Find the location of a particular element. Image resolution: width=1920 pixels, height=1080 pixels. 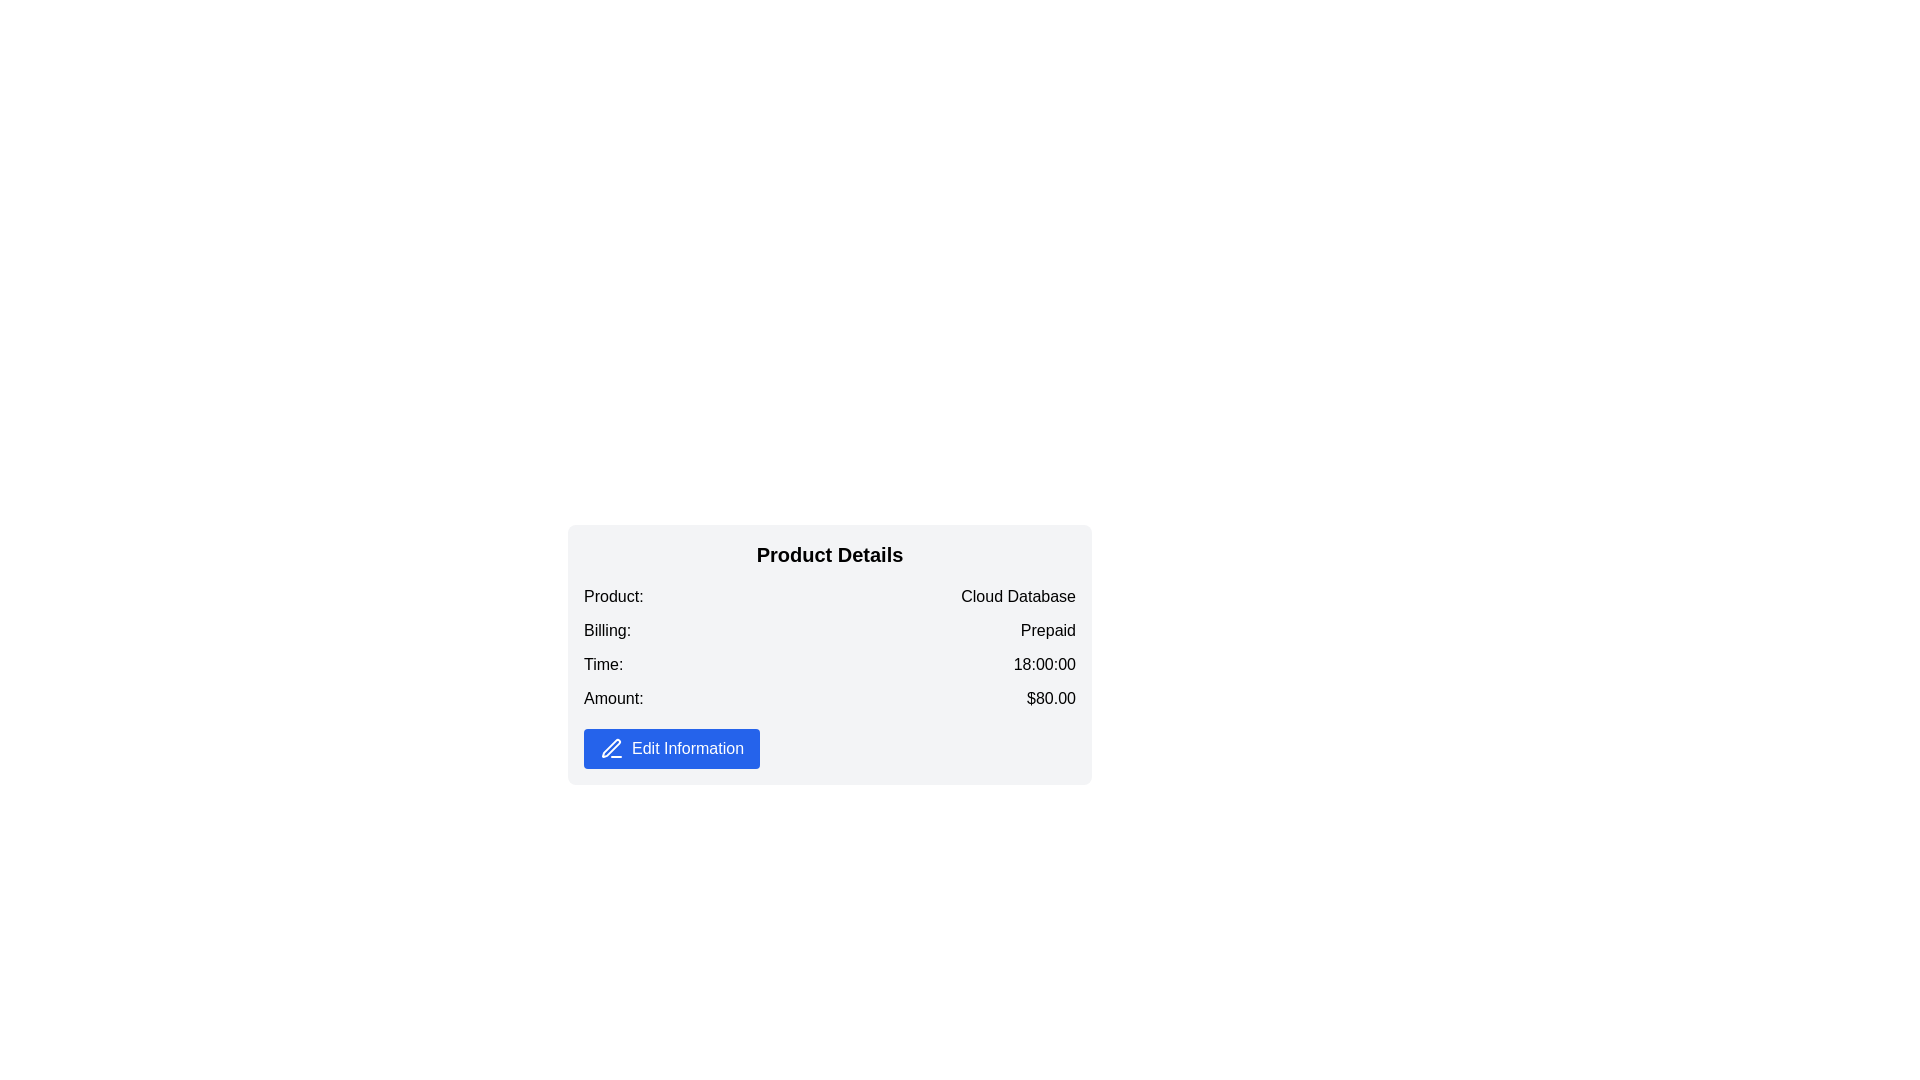

the static text label displaying 'Prepaid', which is located adjacent to the label 'Billing:' in the 'Product Details' section is located at coordinates (1047, 632).